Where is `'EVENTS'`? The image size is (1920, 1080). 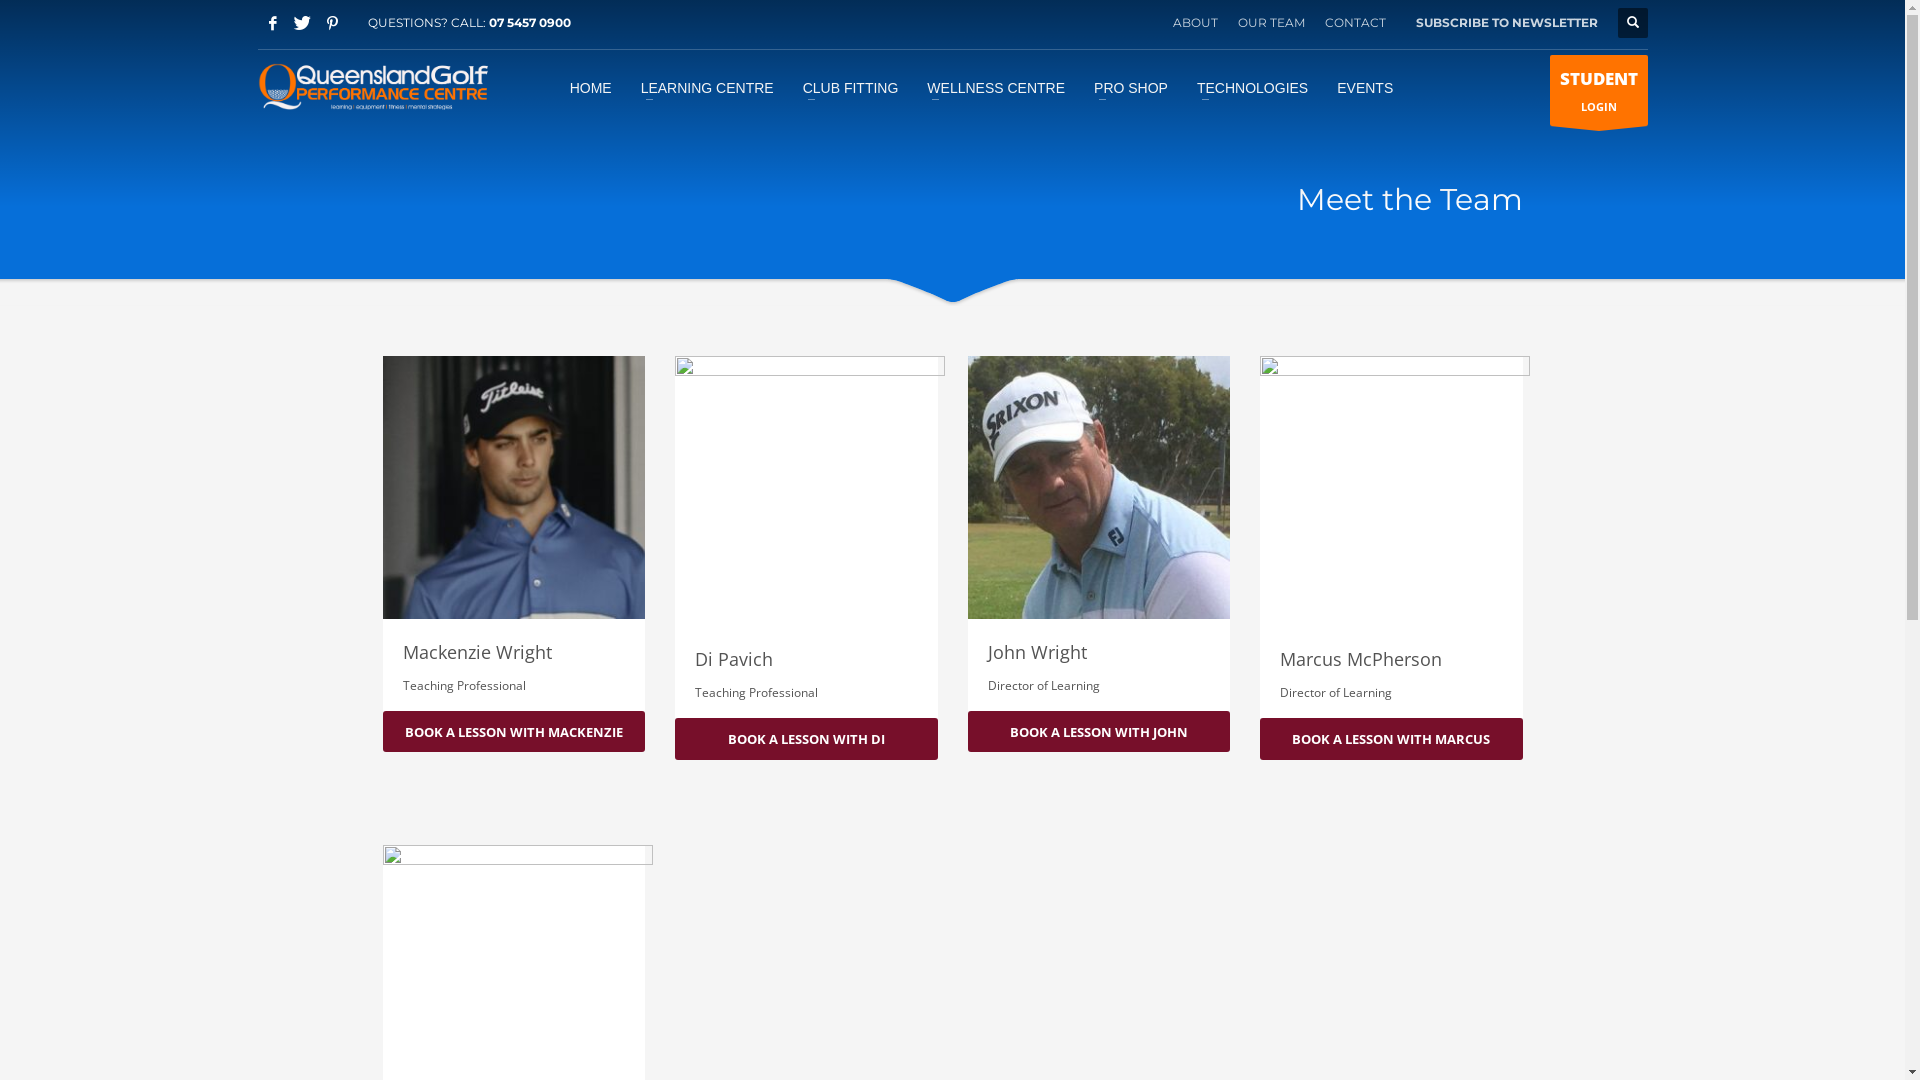
'EVENTS' is located at coordinates (1363, 86).